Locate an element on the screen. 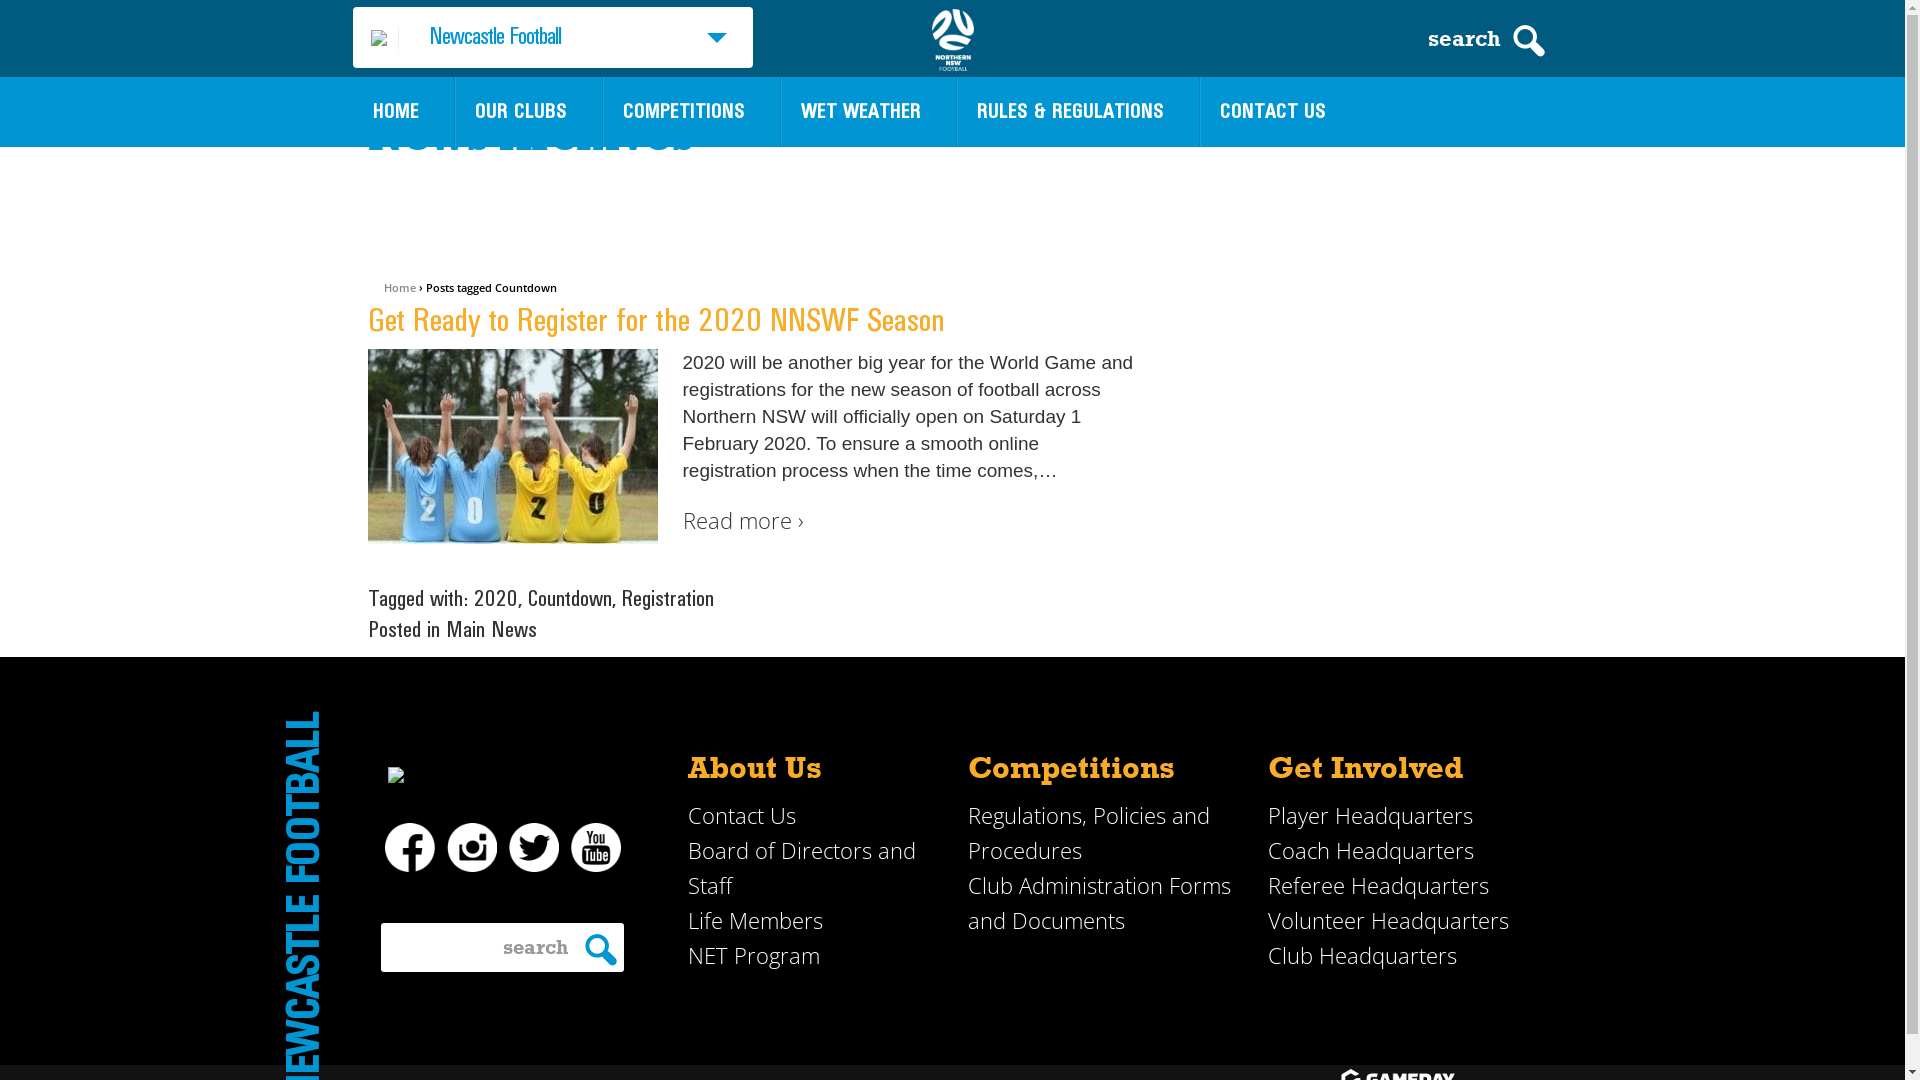 The width and height of the screenshot is (1920, 1080). 'Youtube' is located at coordinates (569, 848).